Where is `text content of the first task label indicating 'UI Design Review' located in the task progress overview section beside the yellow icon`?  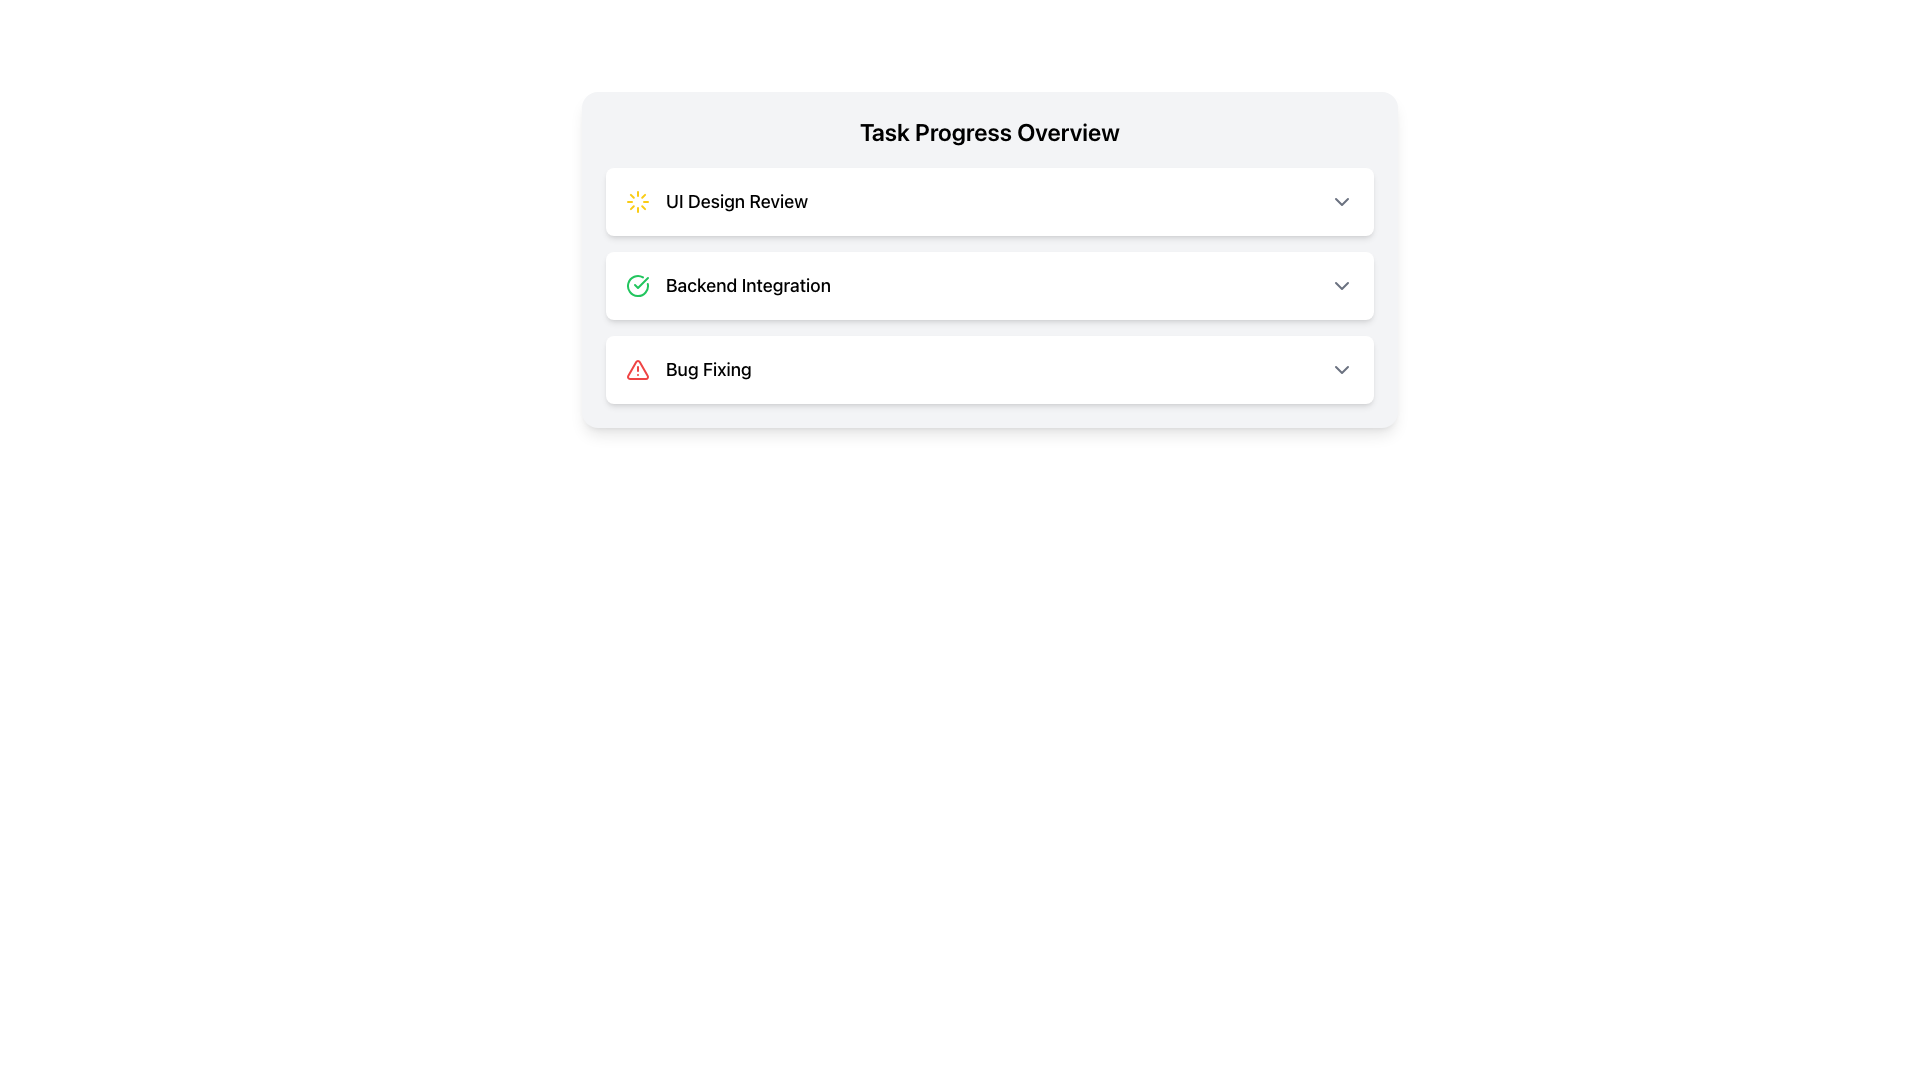
text content of the first task label indicating 'UI Design Review' located in the task progress overview section beside the yellow icon is located at coordinates (736, 201).